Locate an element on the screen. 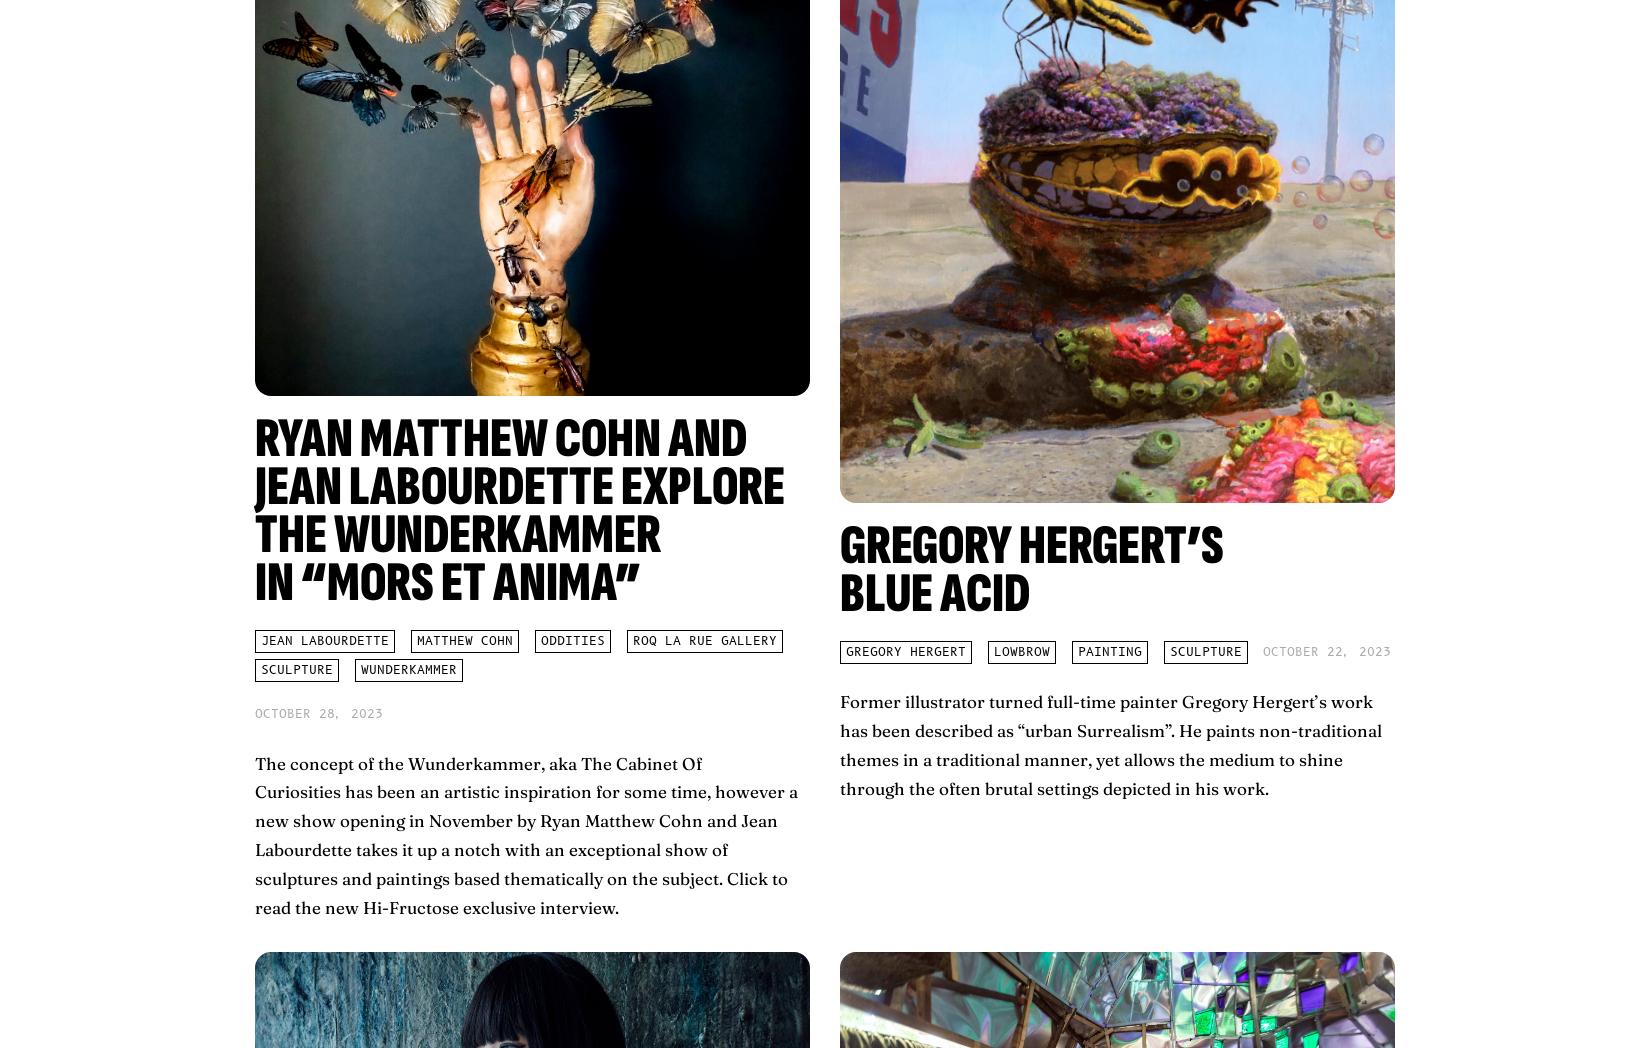  'Matthew Cohn' is located at coordinates (463, 640).